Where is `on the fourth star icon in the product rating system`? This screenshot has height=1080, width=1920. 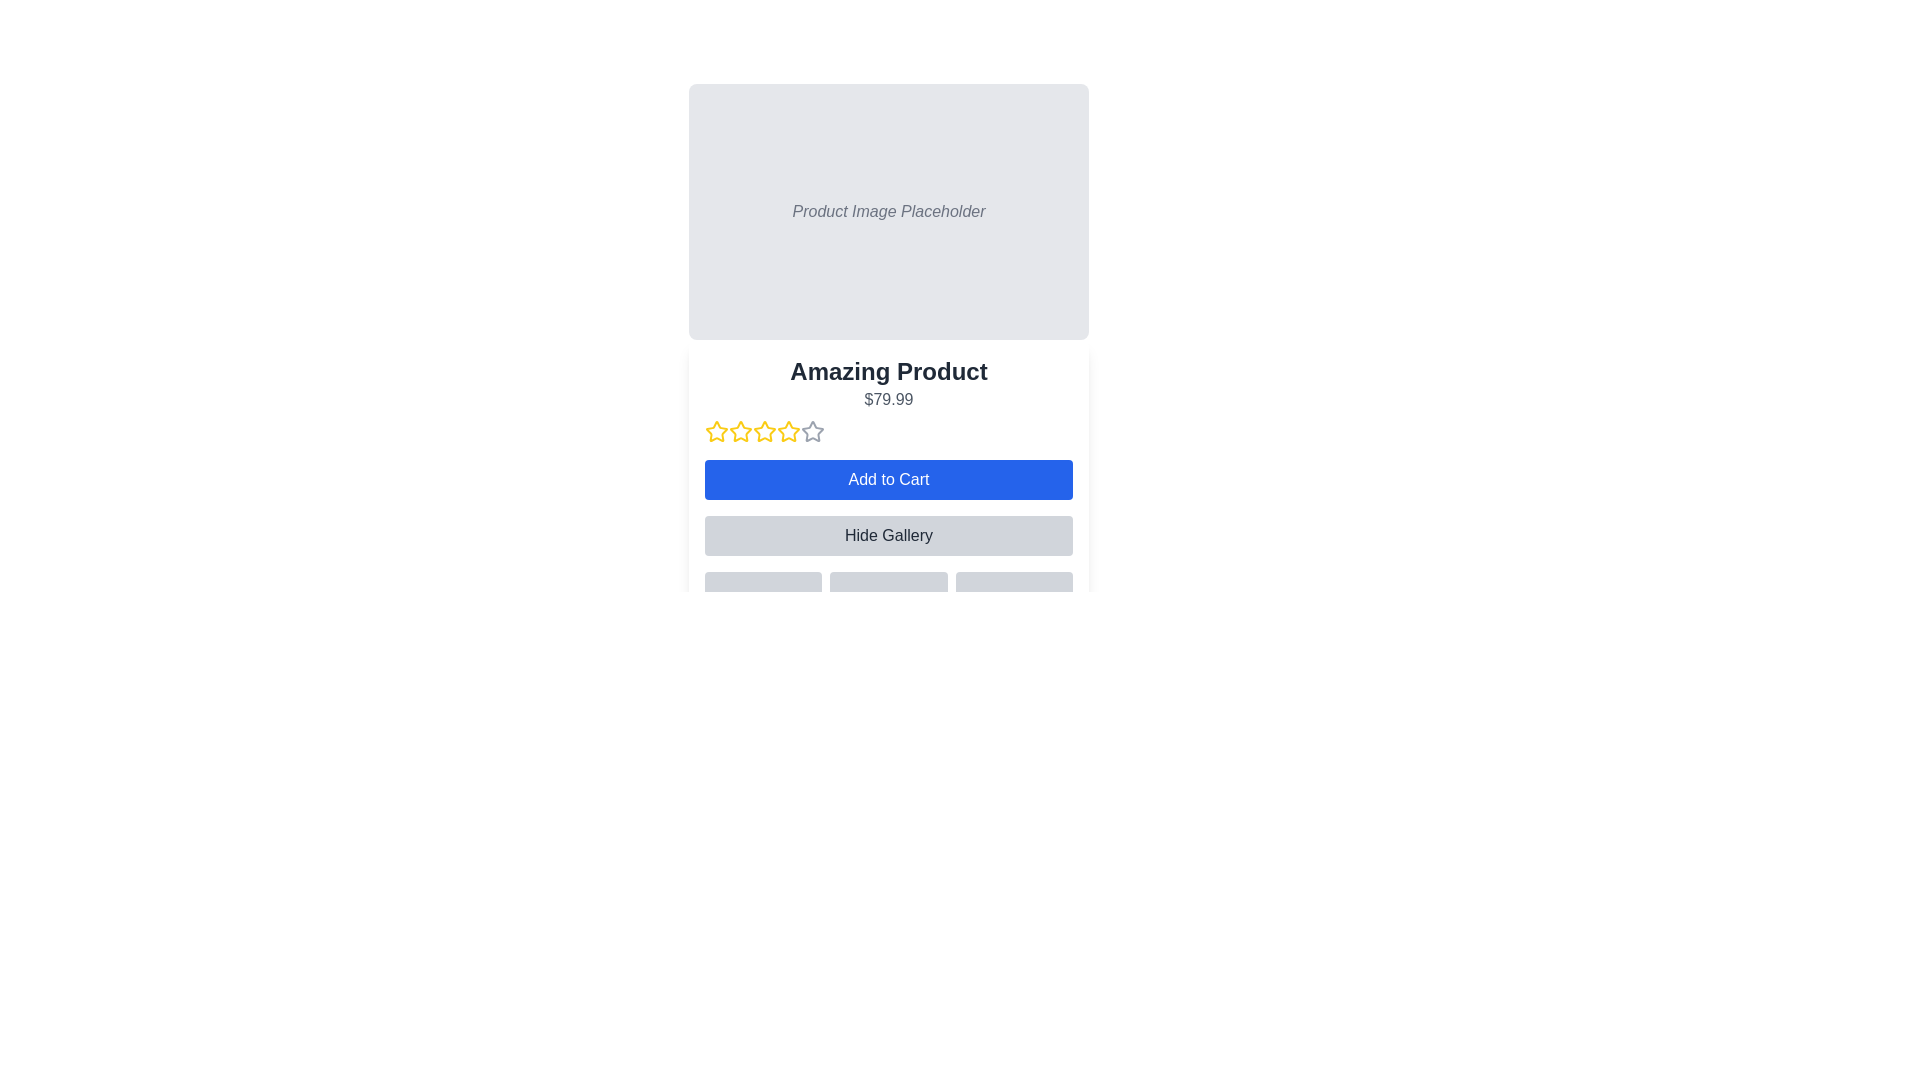
on the fourth star icon in the product rating system is located at coordinates (787, 430).